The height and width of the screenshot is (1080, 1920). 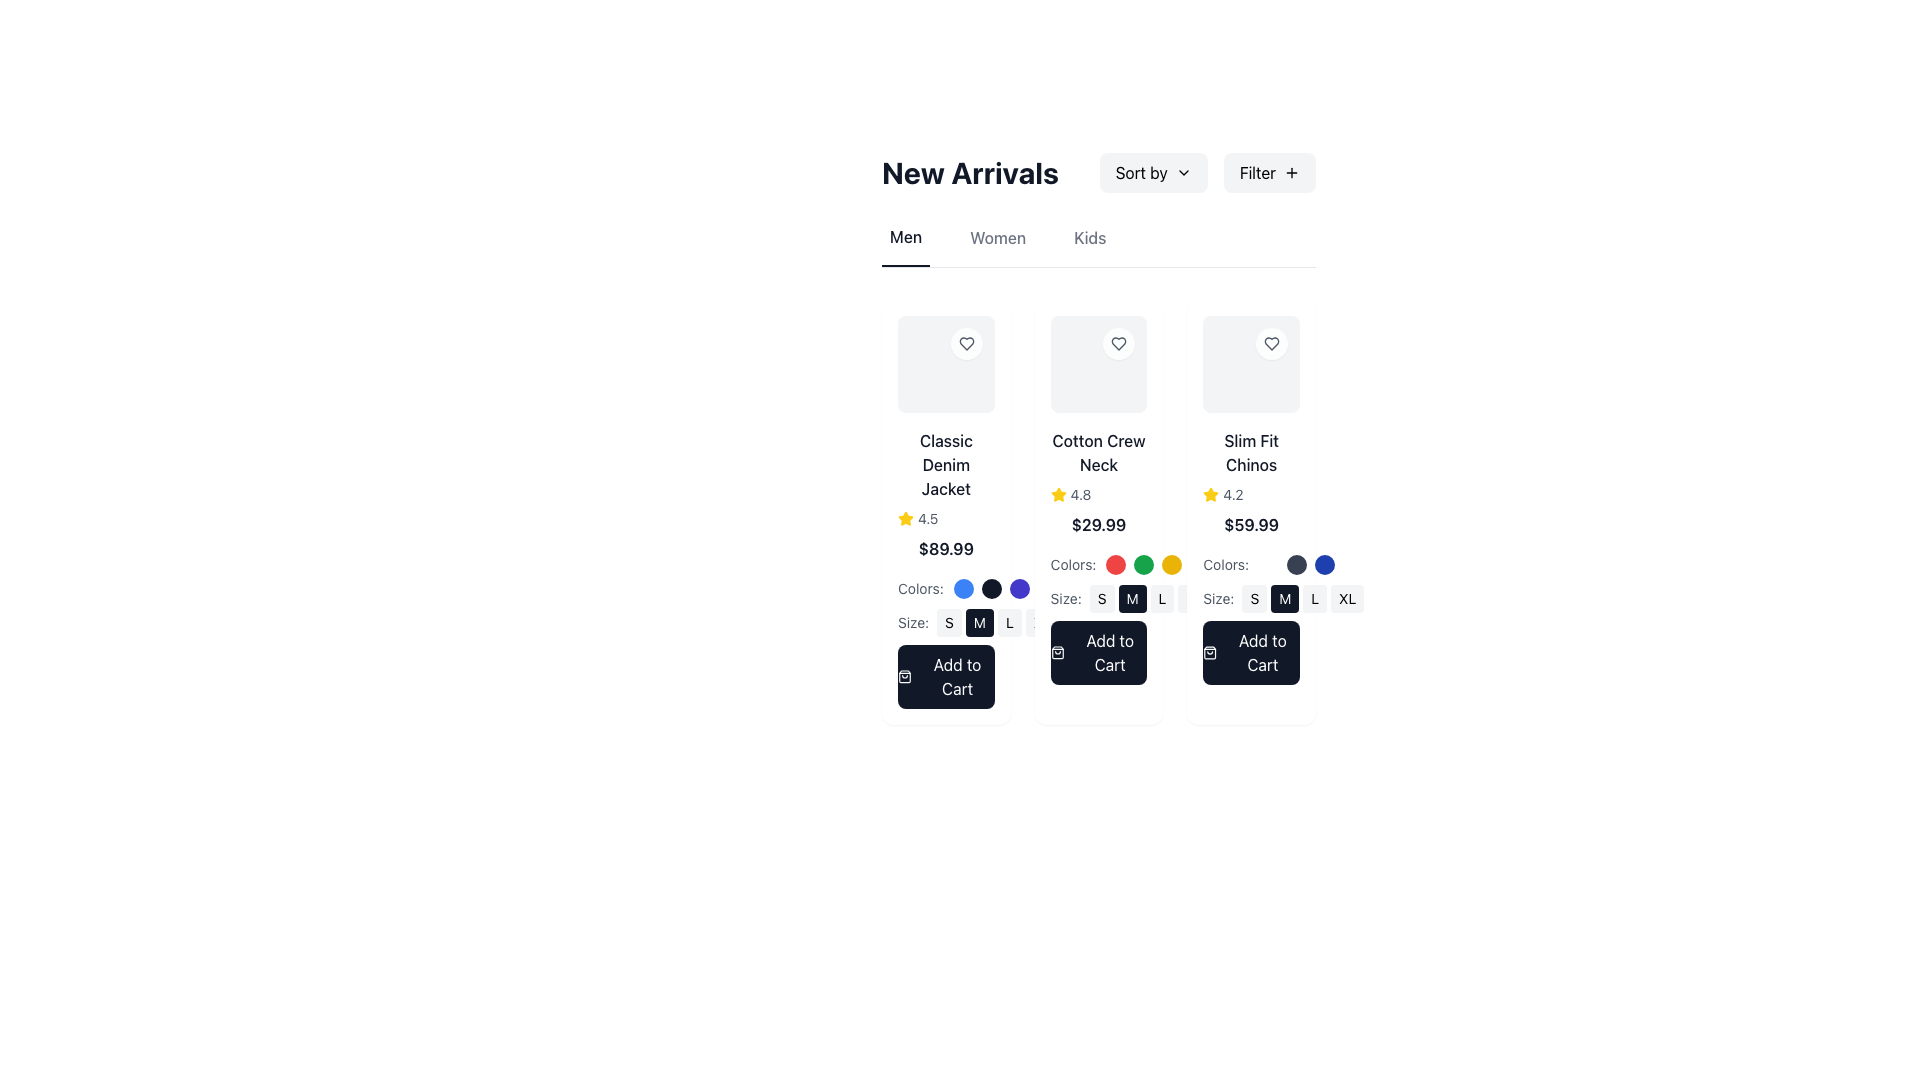 I want to click on the dropdown button located in the top-right region of the interface, so click(x=1153, y=172).